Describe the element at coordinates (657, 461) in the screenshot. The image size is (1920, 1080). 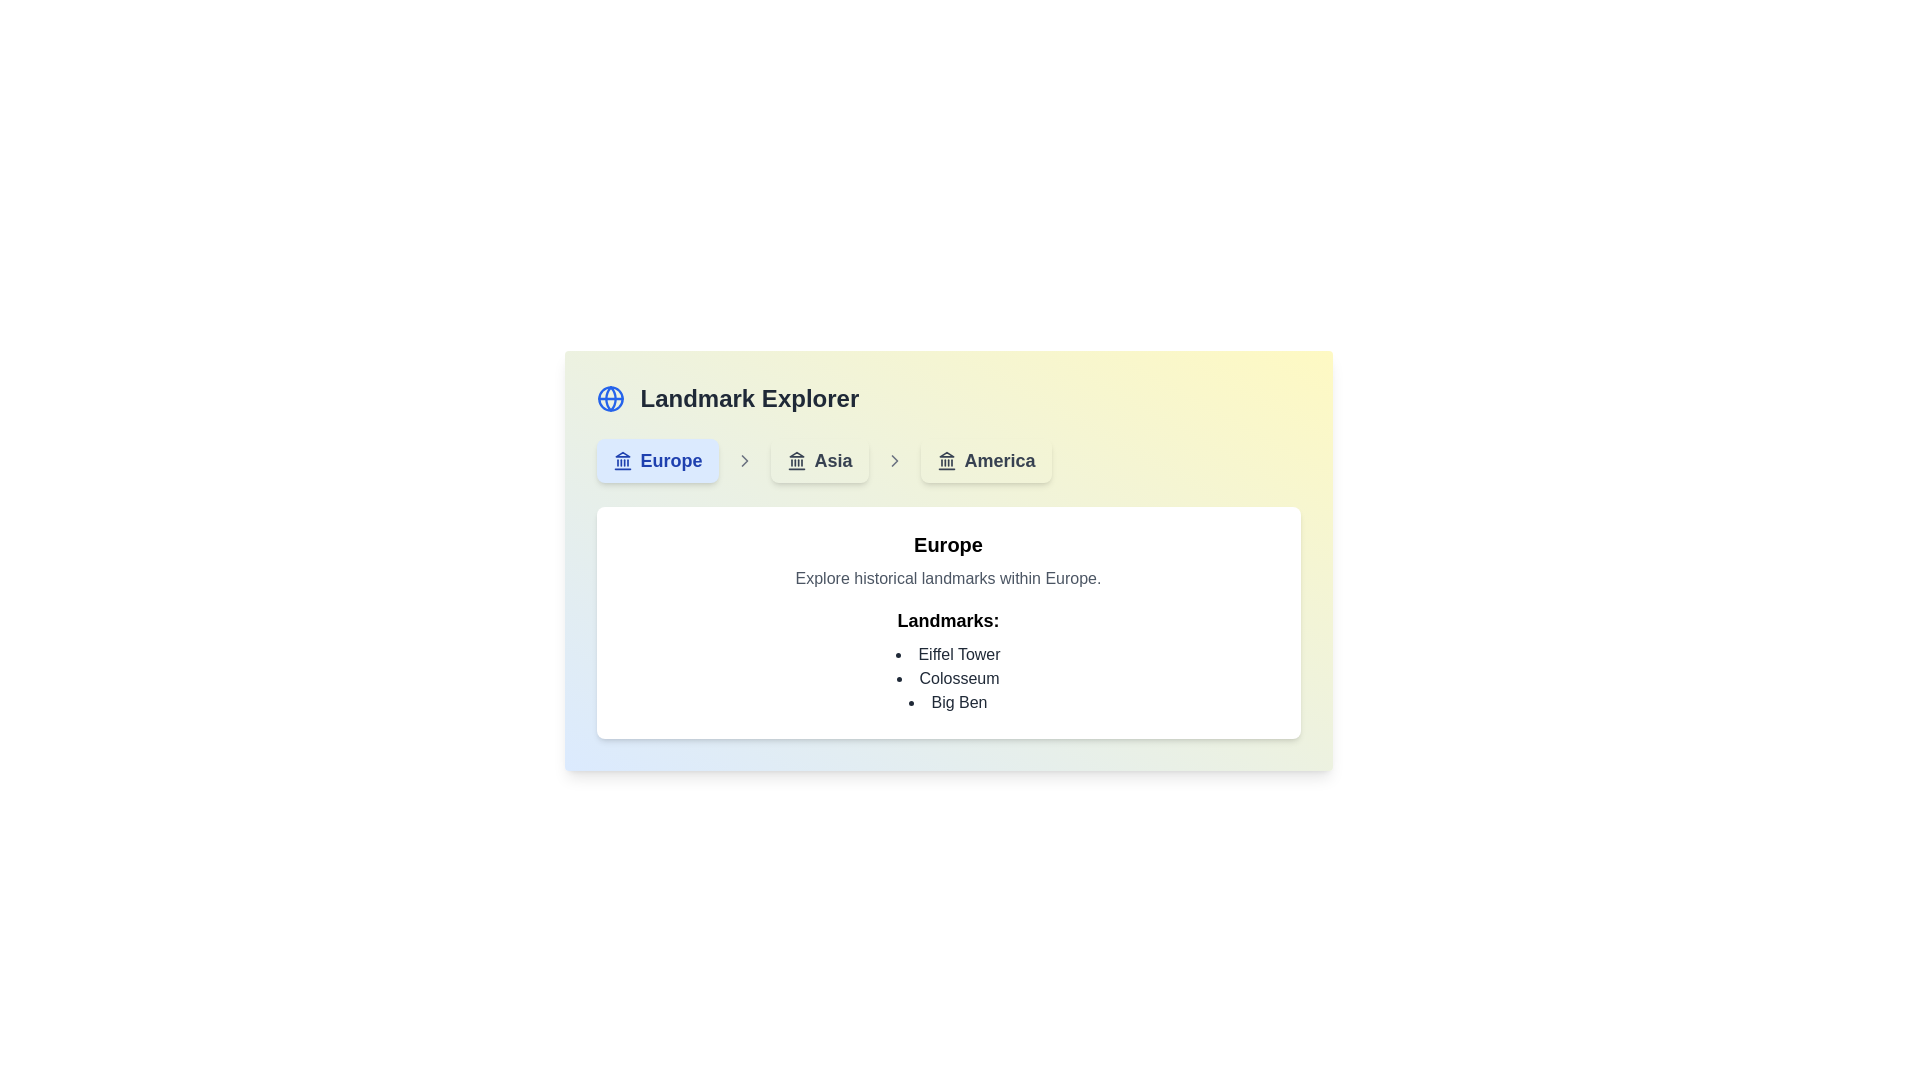
I see `the navigation button for the 'Europe' section` at that location.